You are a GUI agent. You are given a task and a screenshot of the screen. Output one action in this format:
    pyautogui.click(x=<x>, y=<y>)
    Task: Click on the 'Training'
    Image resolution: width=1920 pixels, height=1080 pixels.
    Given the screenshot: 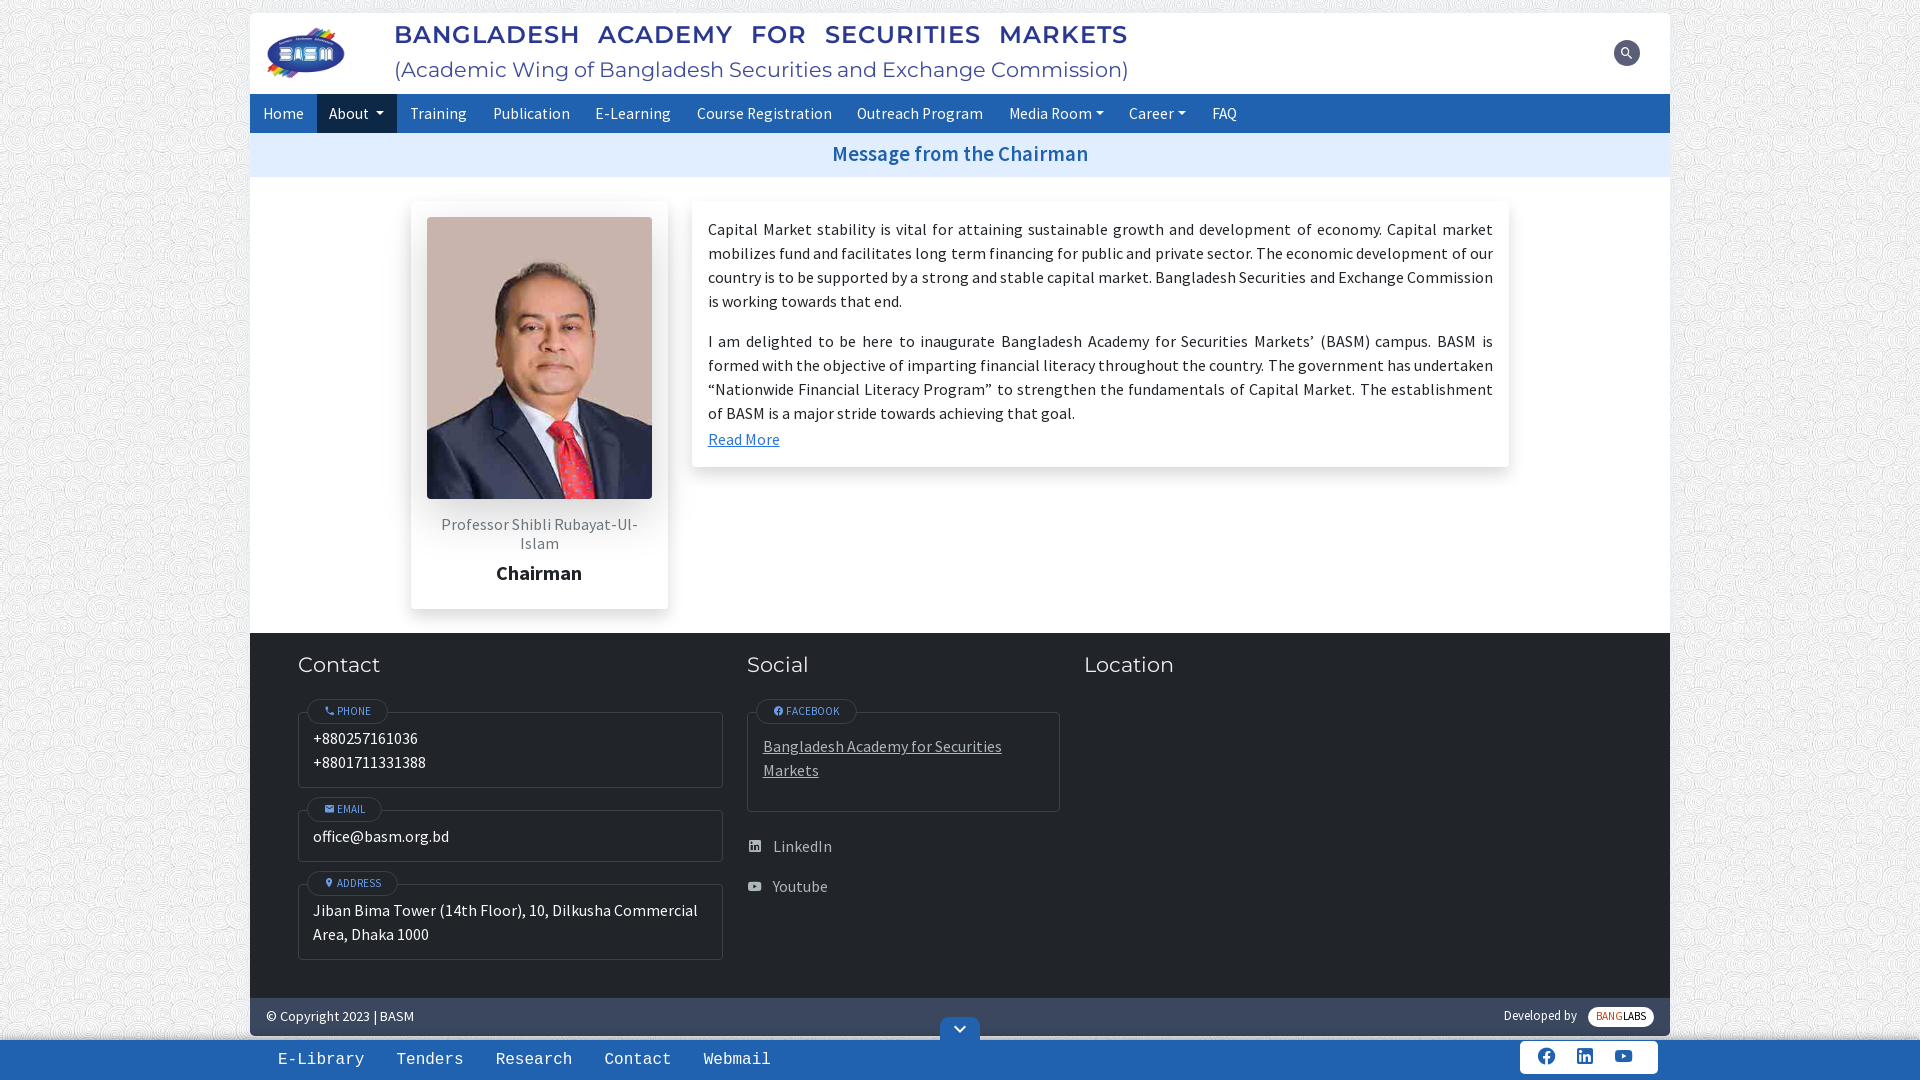 What is the action you would take?
    pyautogui.click(x=437, y=113)
    